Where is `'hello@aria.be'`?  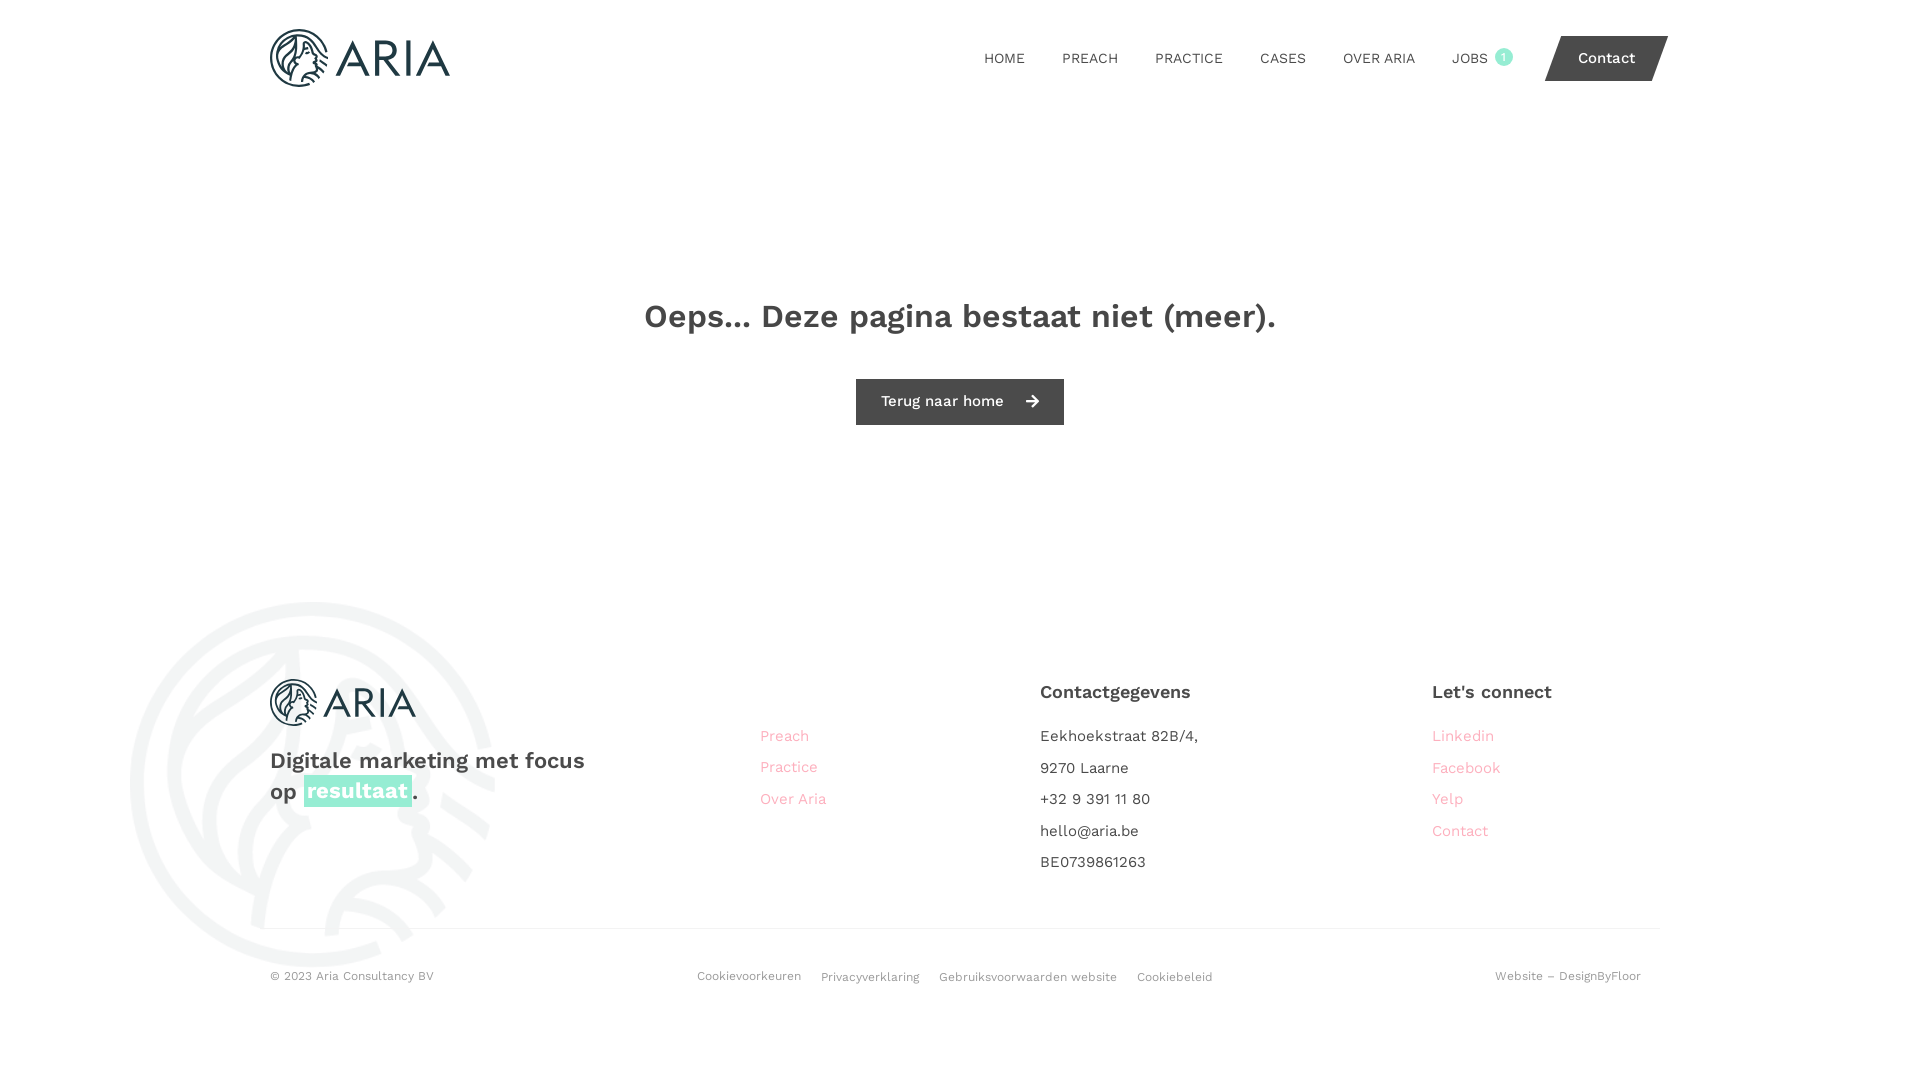
'hello@aria.be' is located at coordinates (1170, 832).